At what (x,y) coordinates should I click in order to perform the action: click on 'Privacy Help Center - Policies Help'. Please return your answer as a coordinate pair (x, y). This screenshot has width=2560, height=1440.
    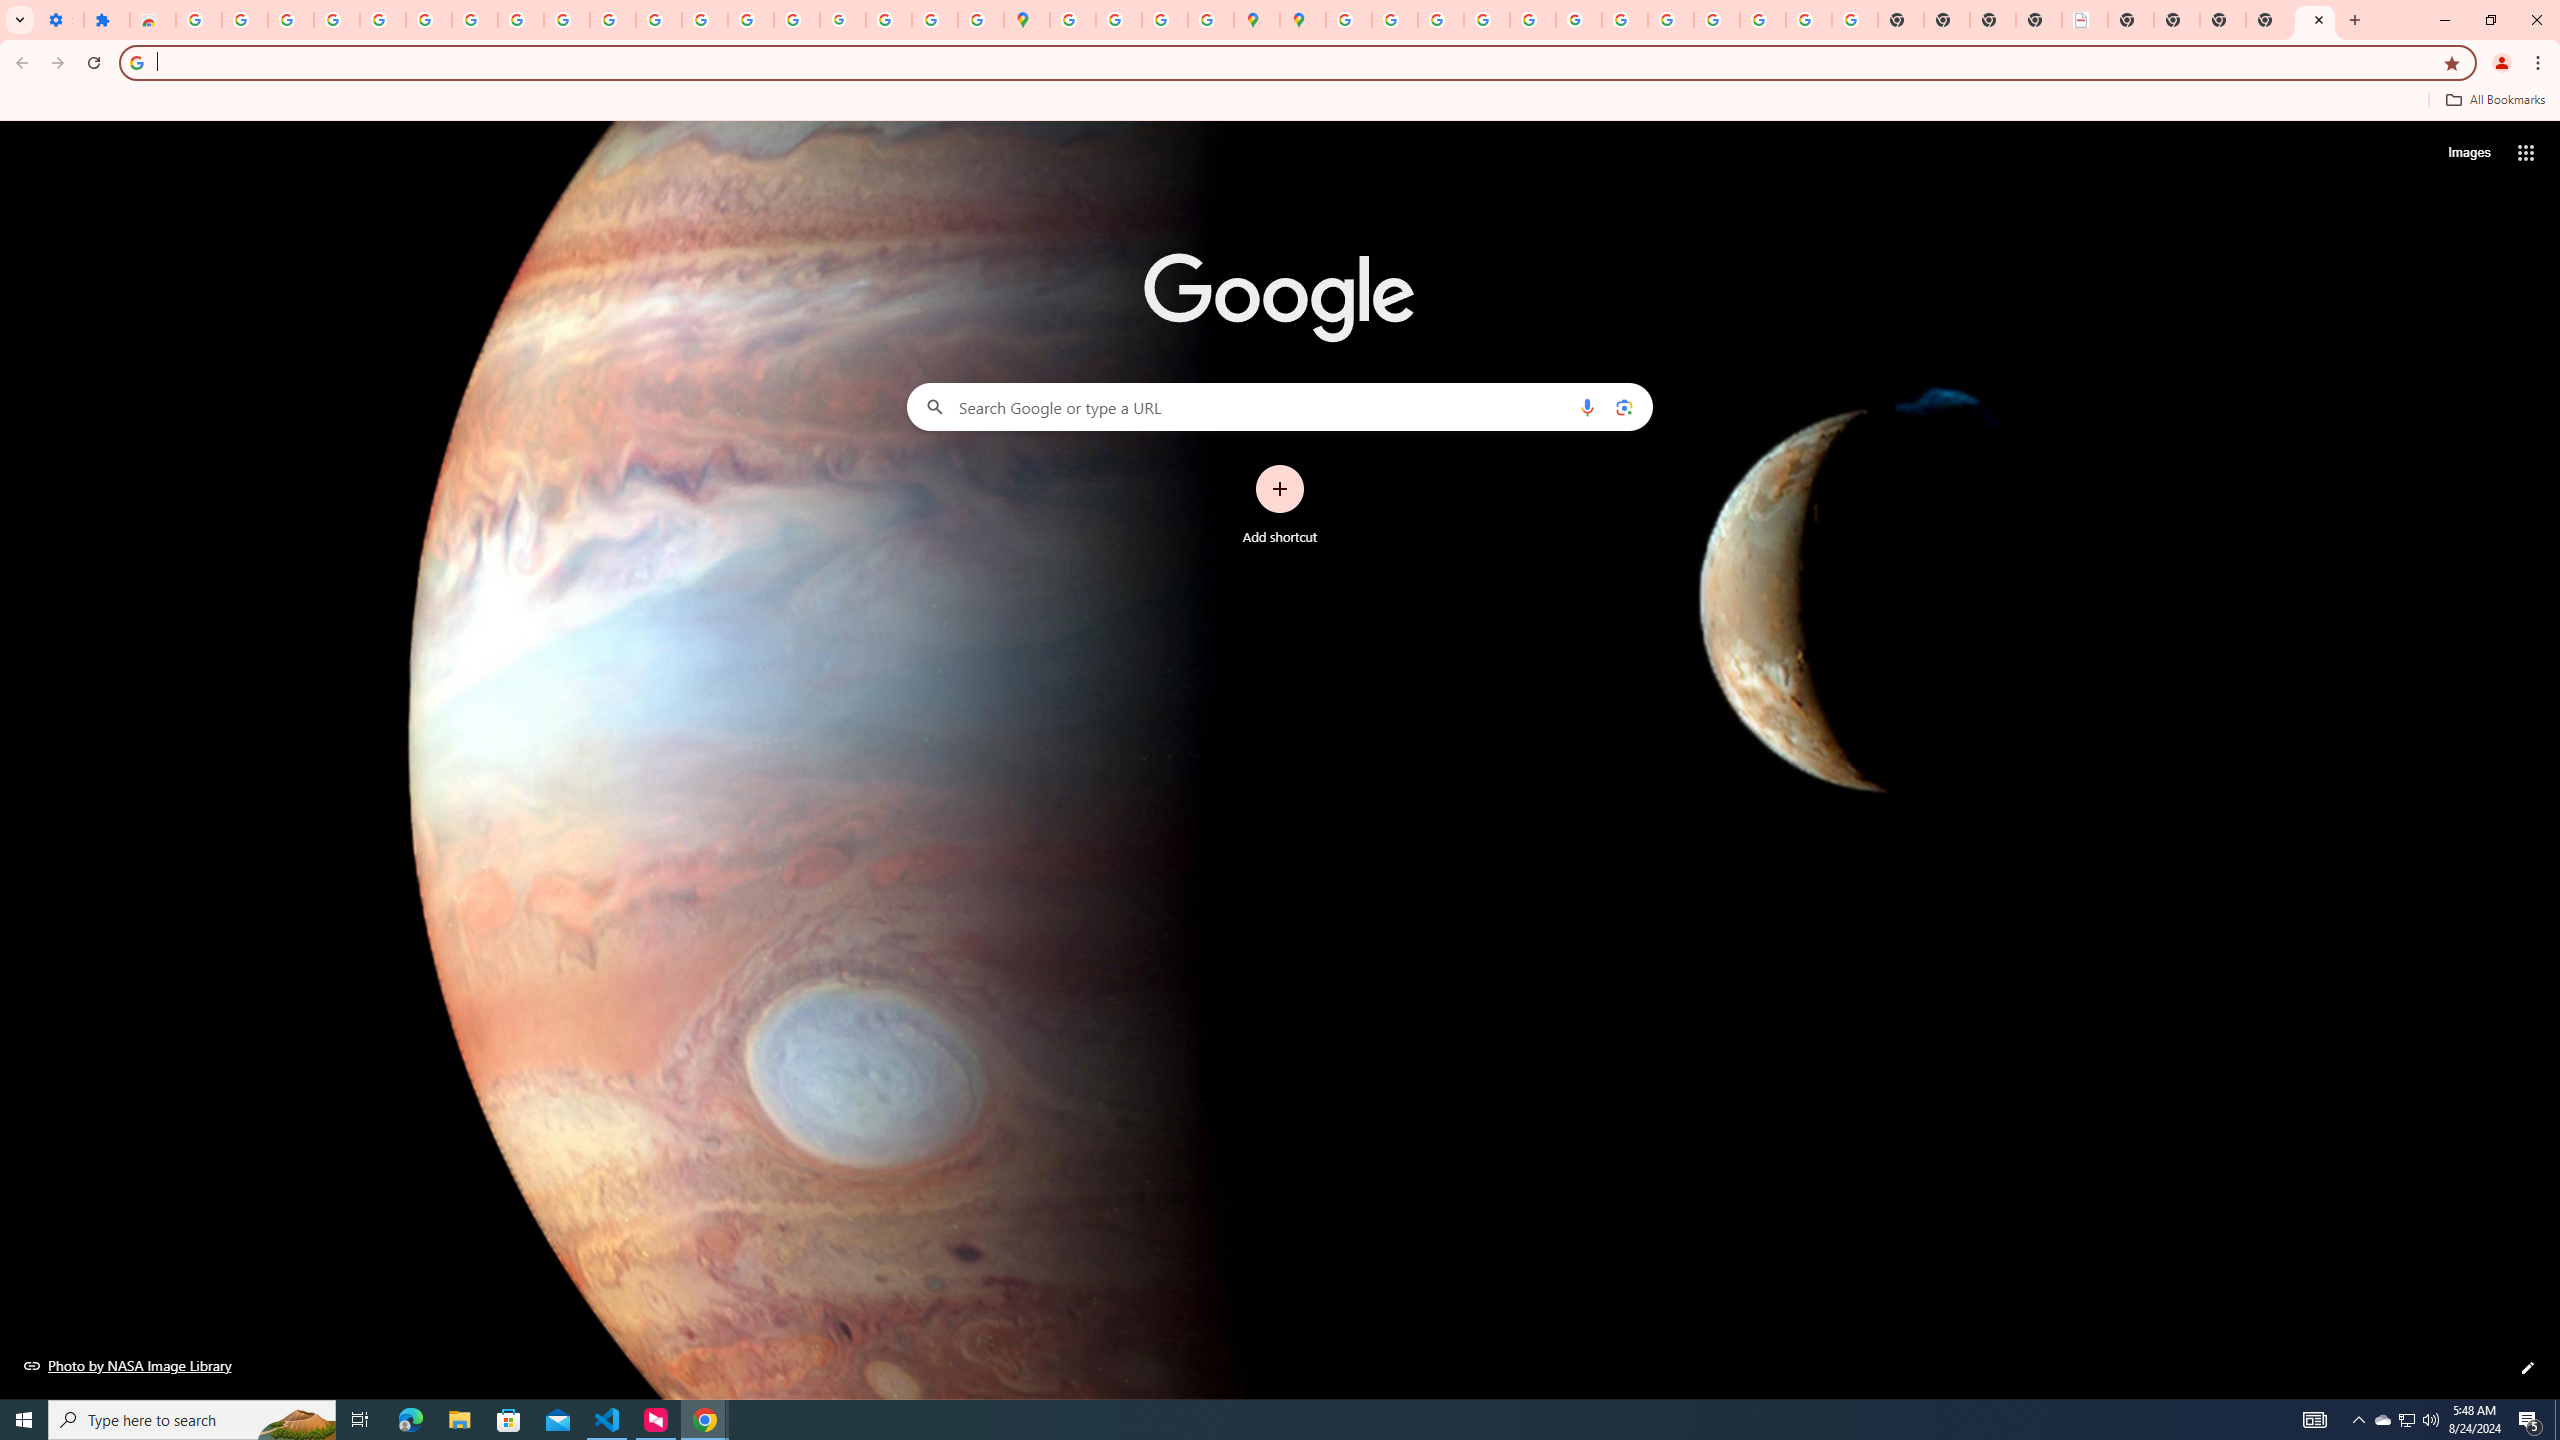
    Looking at the image, I should click on (1485, 19).